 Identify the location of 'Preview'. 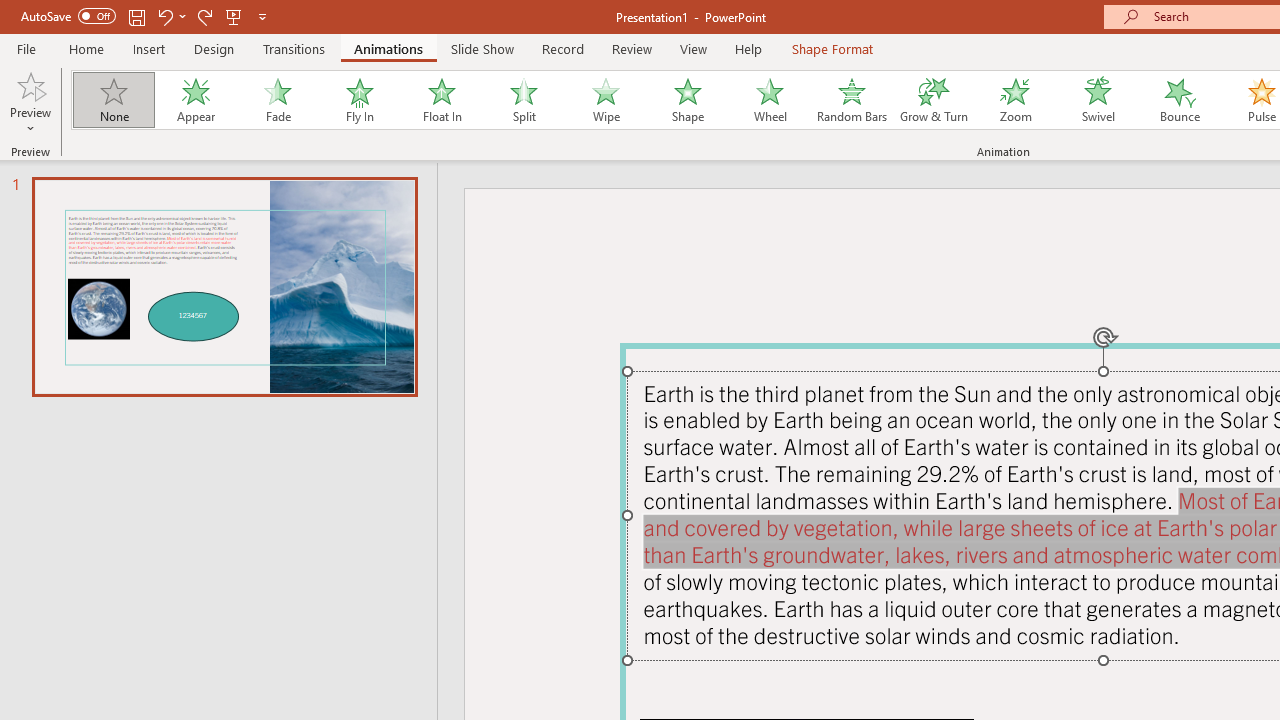
(30, 84).